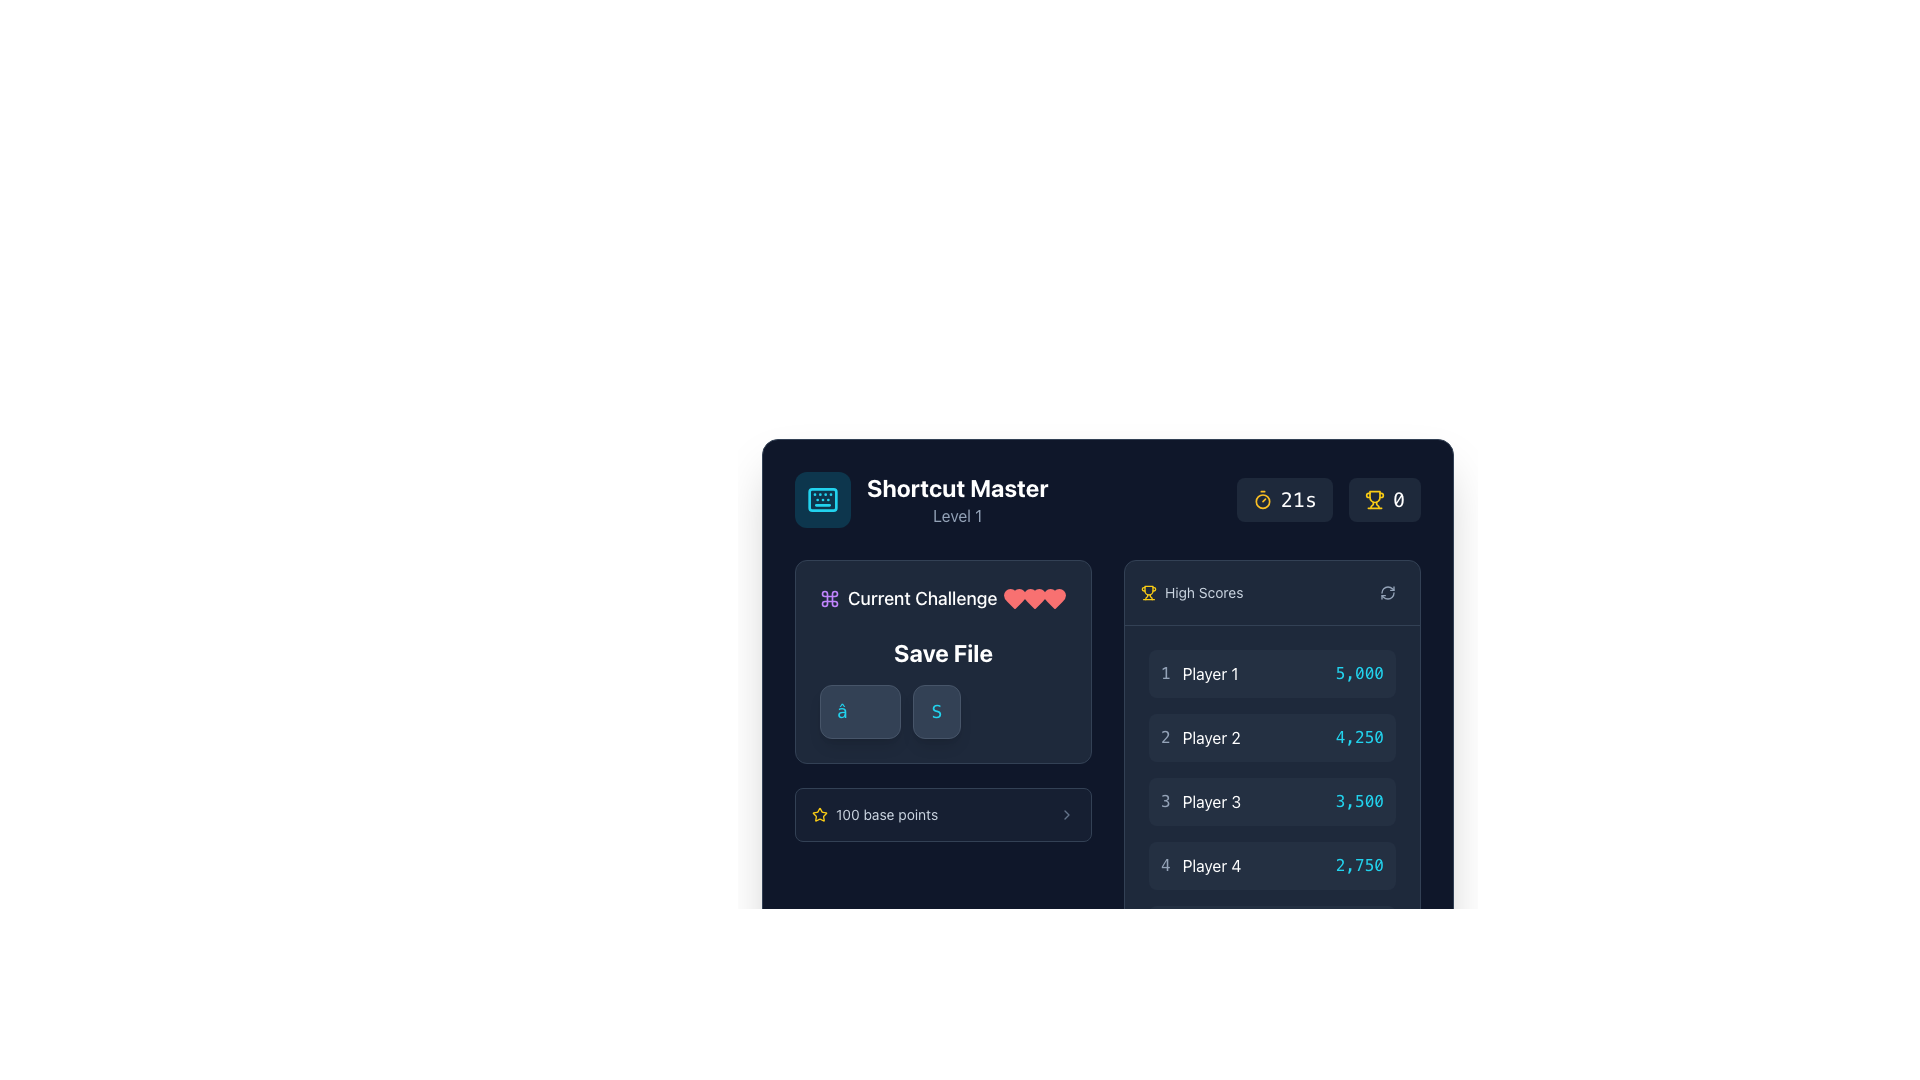  I want to click on the light gray-colored numeral '2' static text label, which is part of the player rankings display, located to the right under the 'High Scores' heading, aligned left of 'Player 2', so click(1165, 737).